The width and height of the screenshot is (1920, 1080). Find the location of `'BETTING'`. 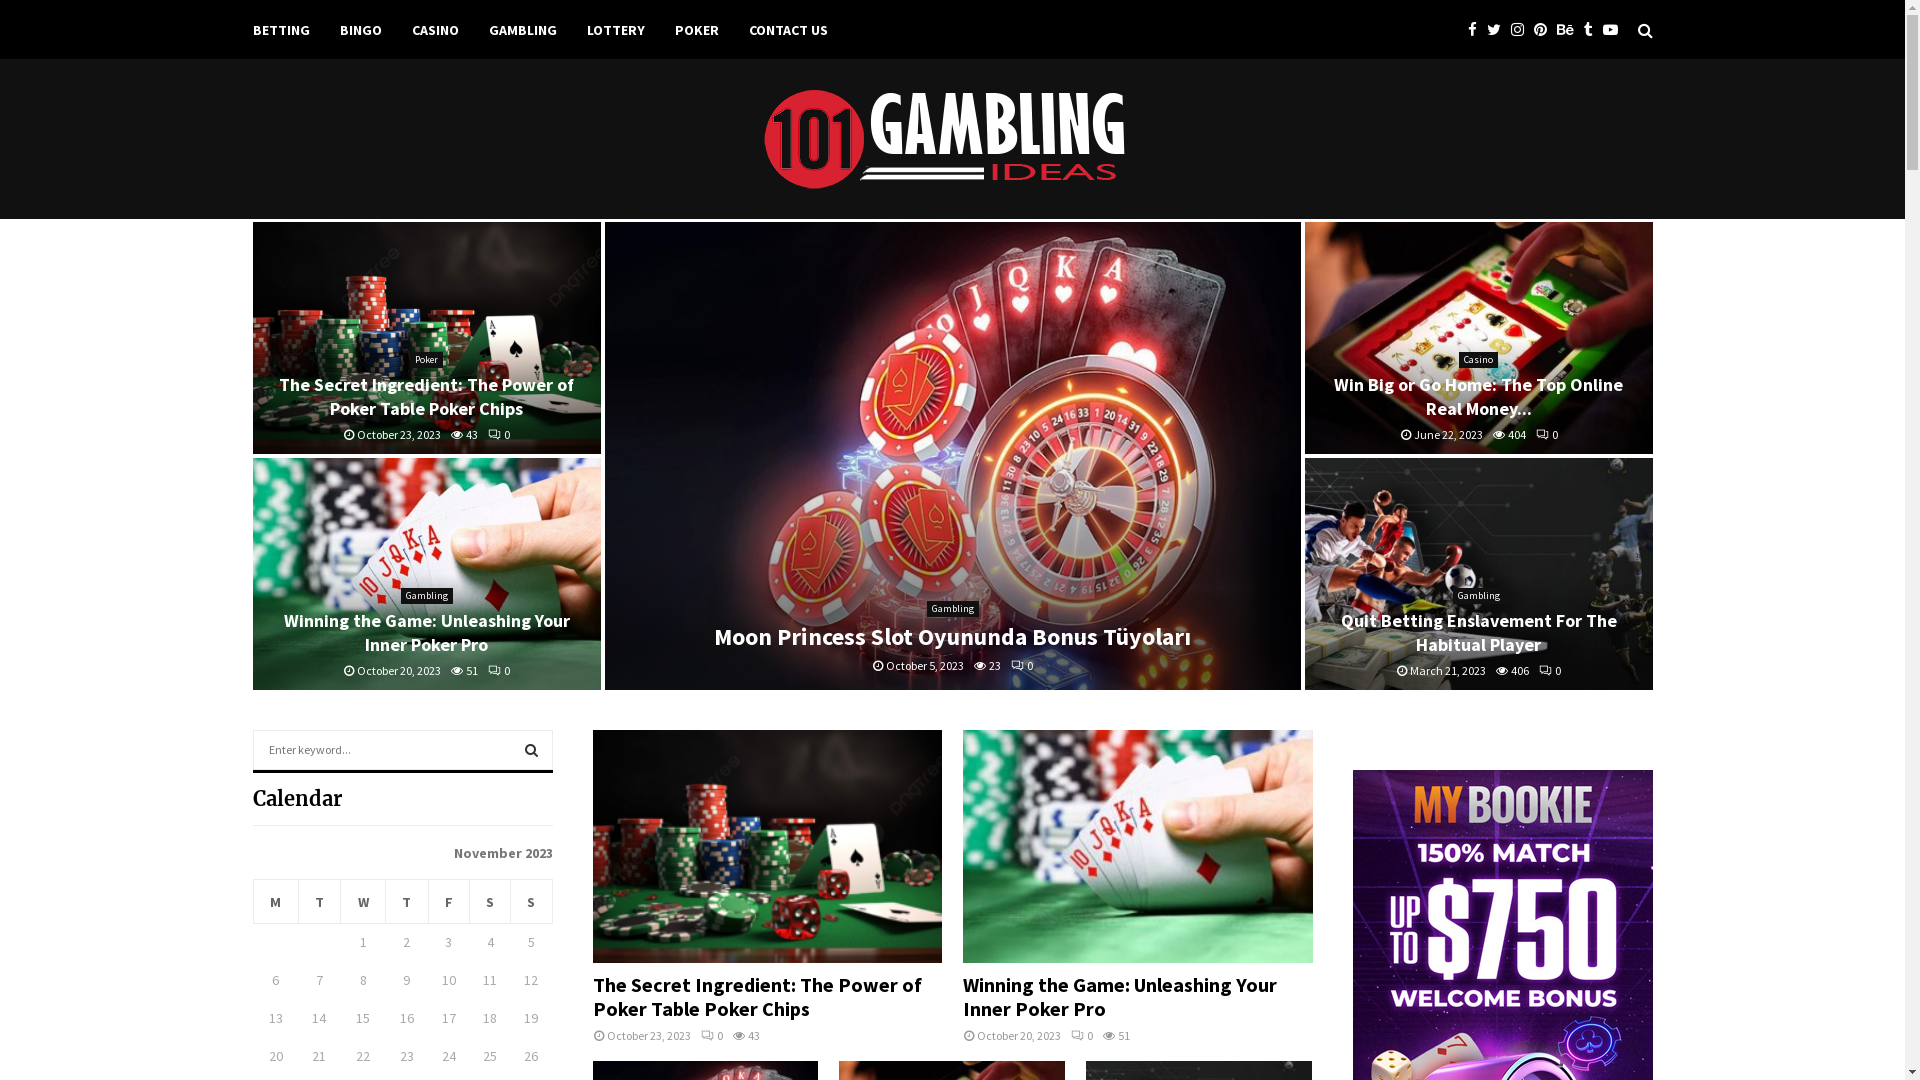

'BETTING' is located at coordinates (251, 30).